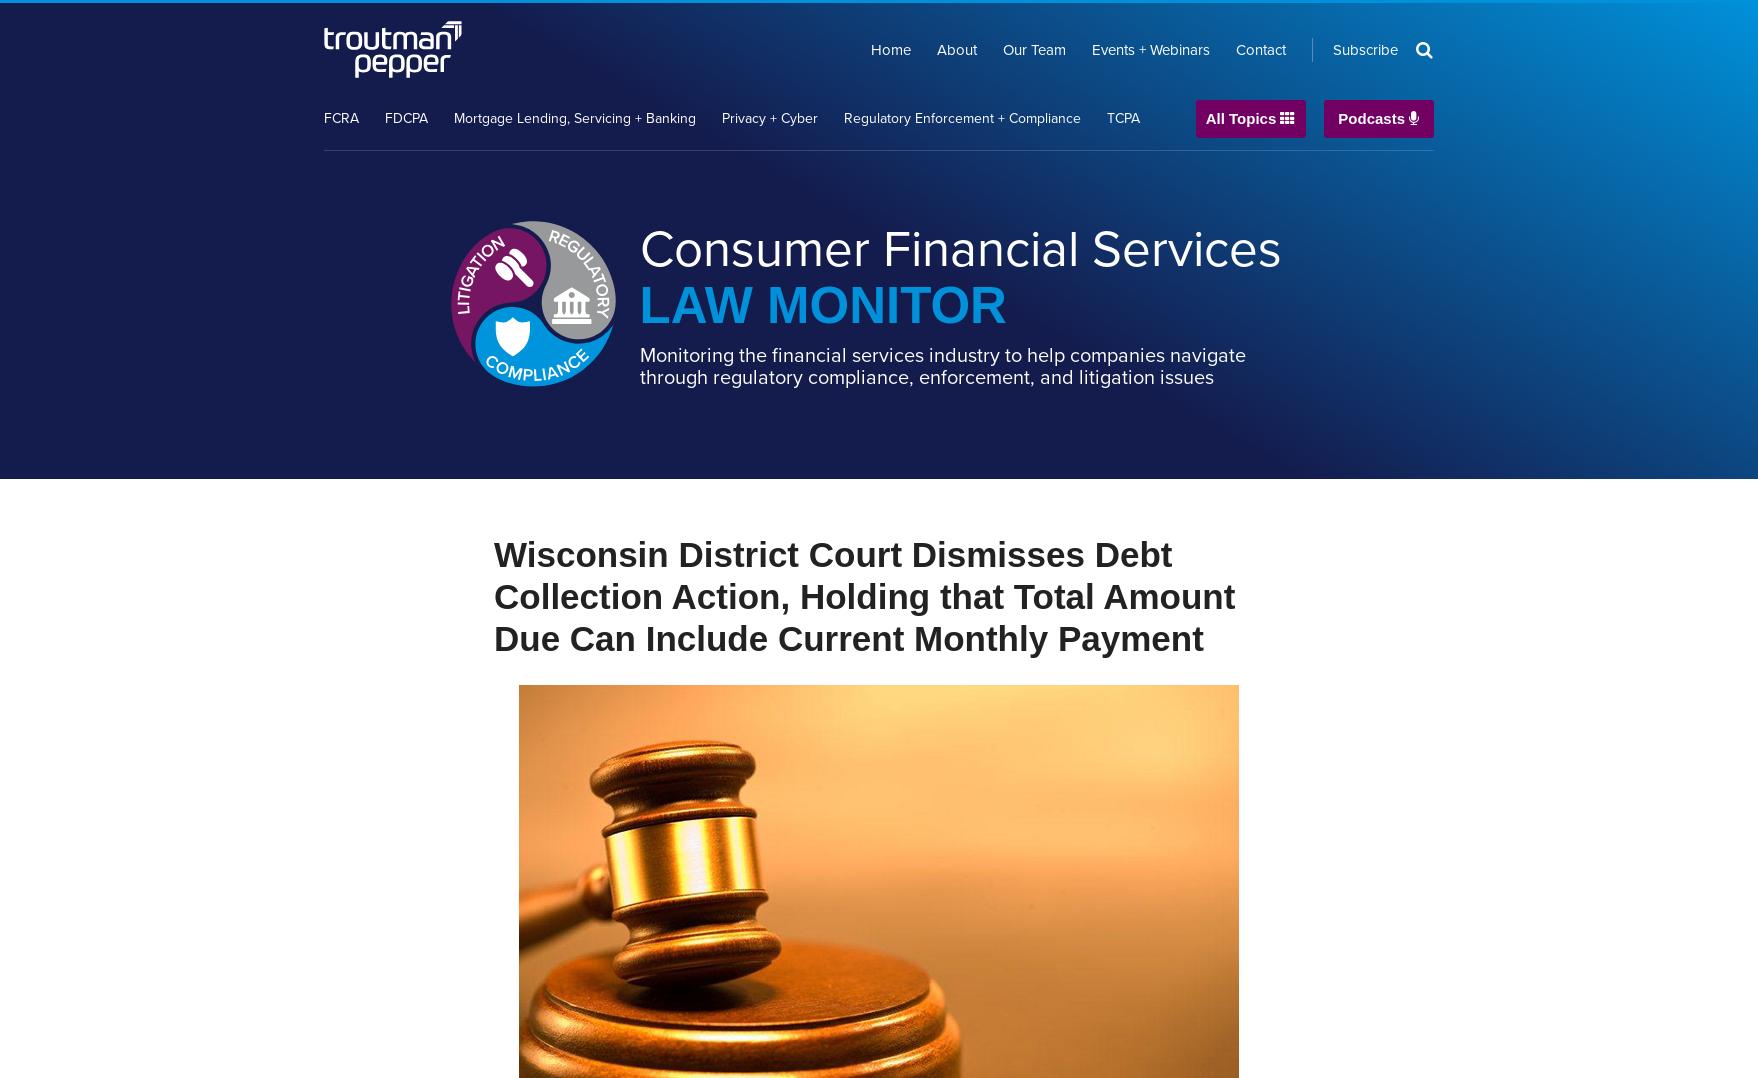  I want to click on 'About', so click(957, 49).